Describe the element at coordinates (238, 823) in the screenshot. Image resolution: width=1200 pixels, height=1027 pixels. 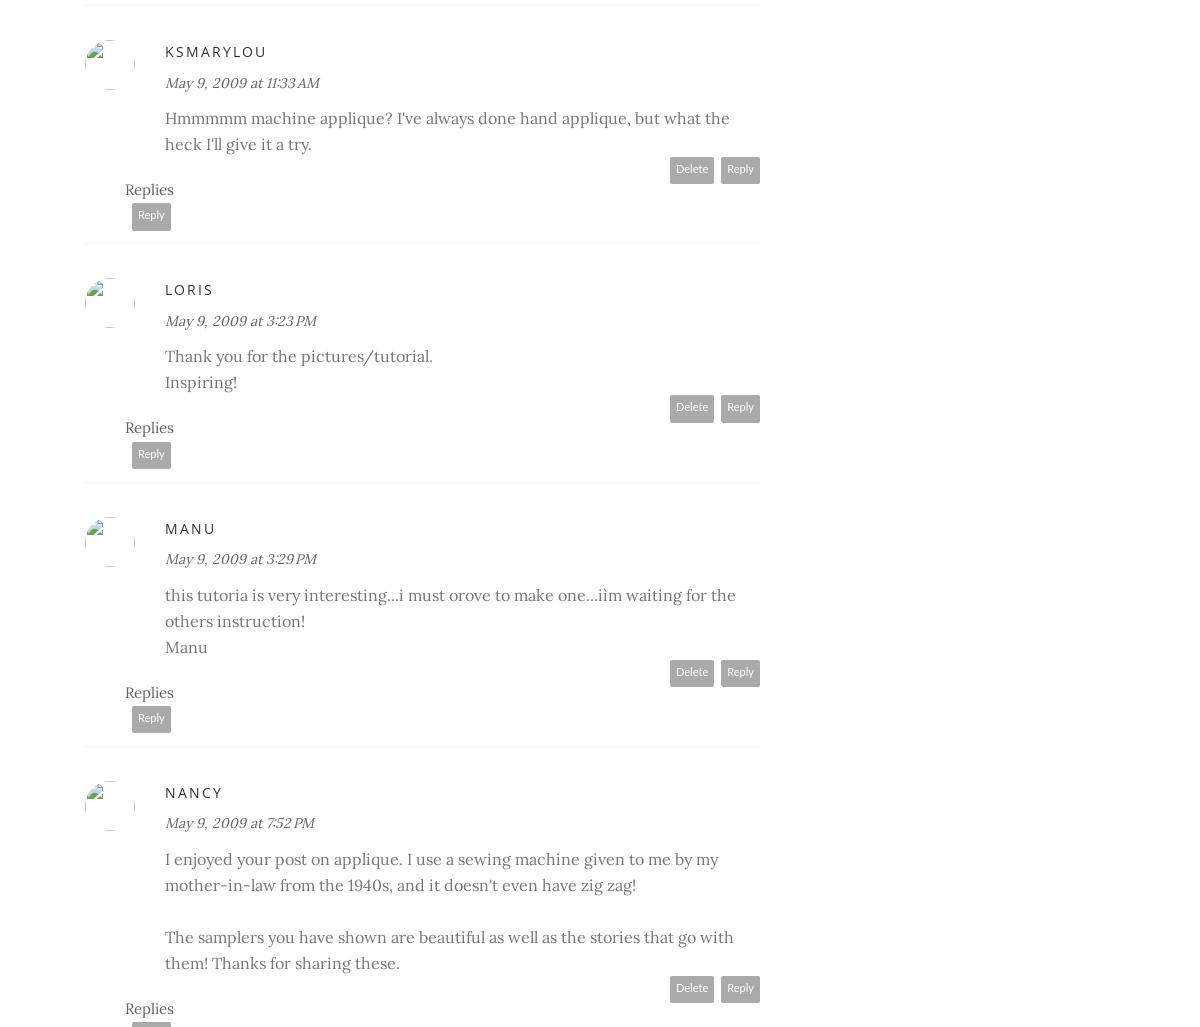
I see `'May 9, 2009 at 7:52 PM'` at that location.